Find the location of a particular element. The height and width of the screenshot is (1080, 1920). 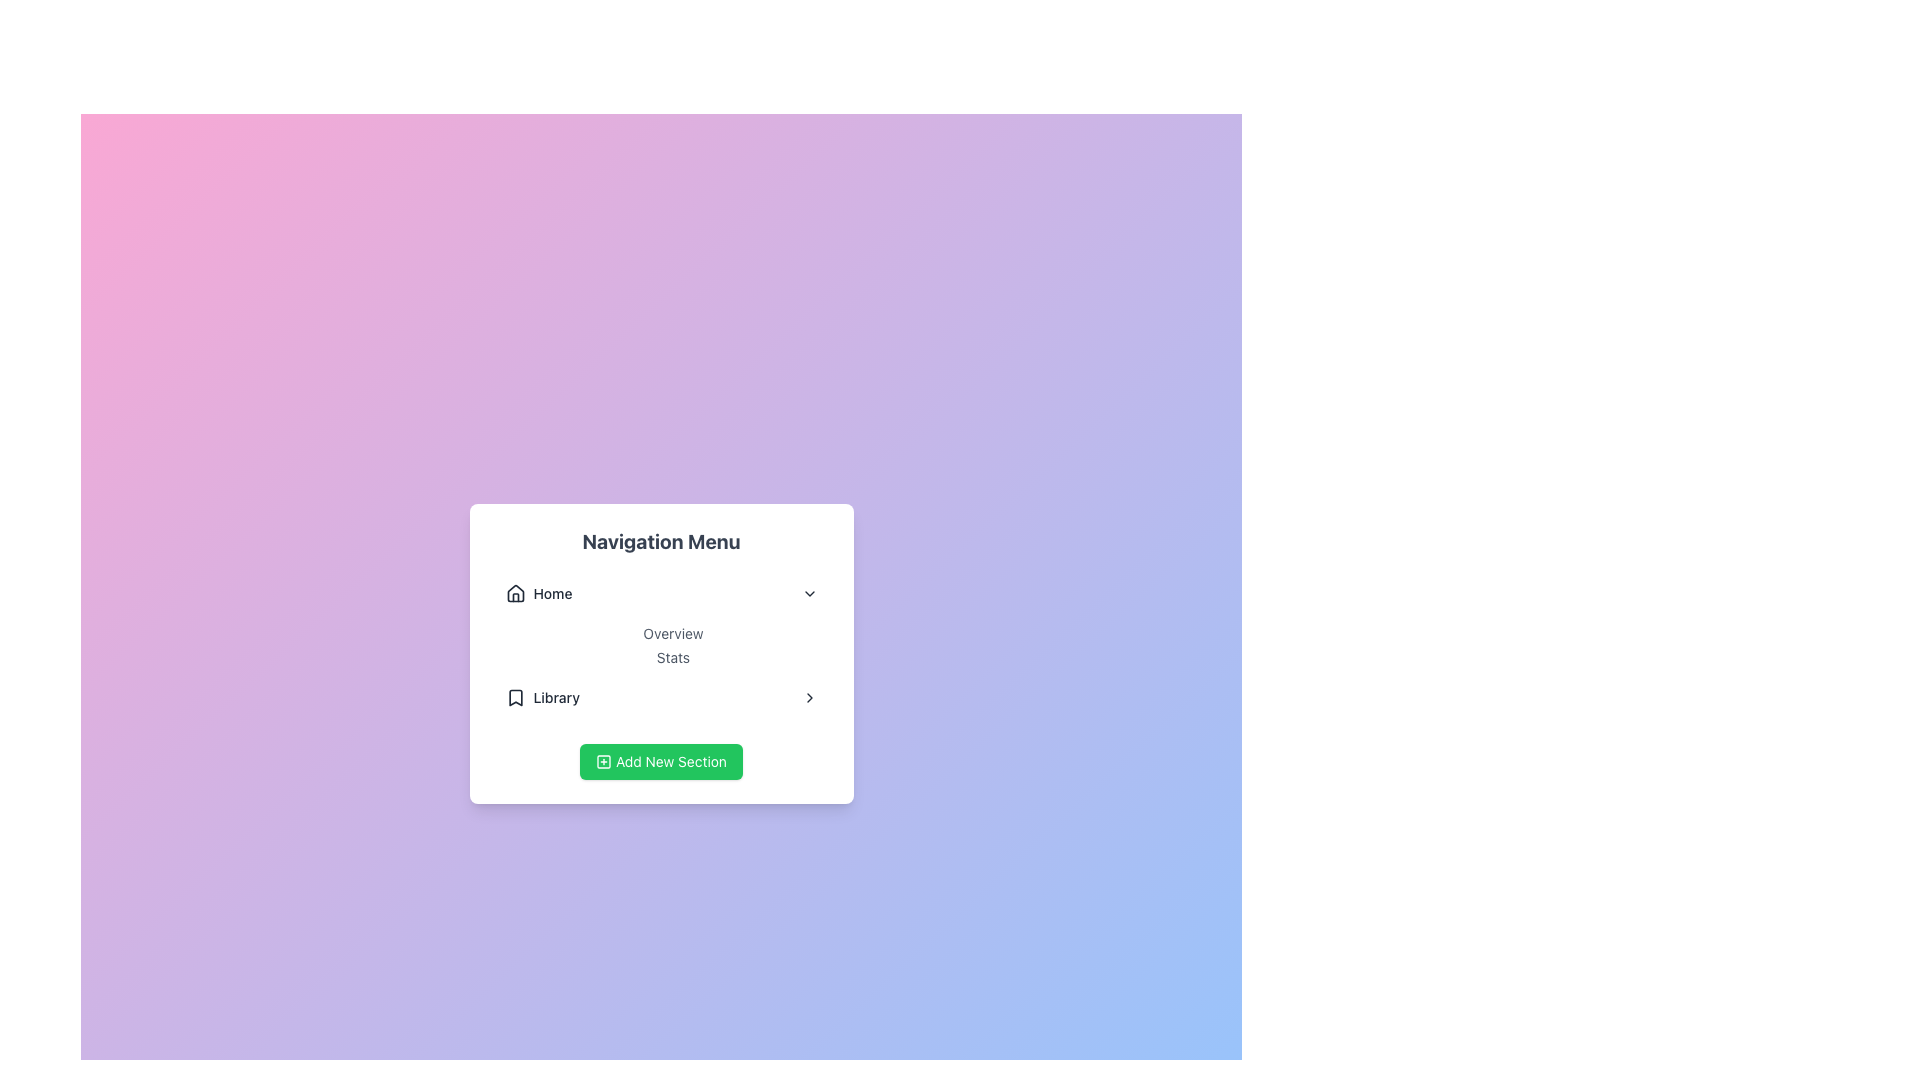

the 'Overview' link in the navigation menu, which is a grouped text link component located under the 'Home' section is located at coordinates (661, 645).